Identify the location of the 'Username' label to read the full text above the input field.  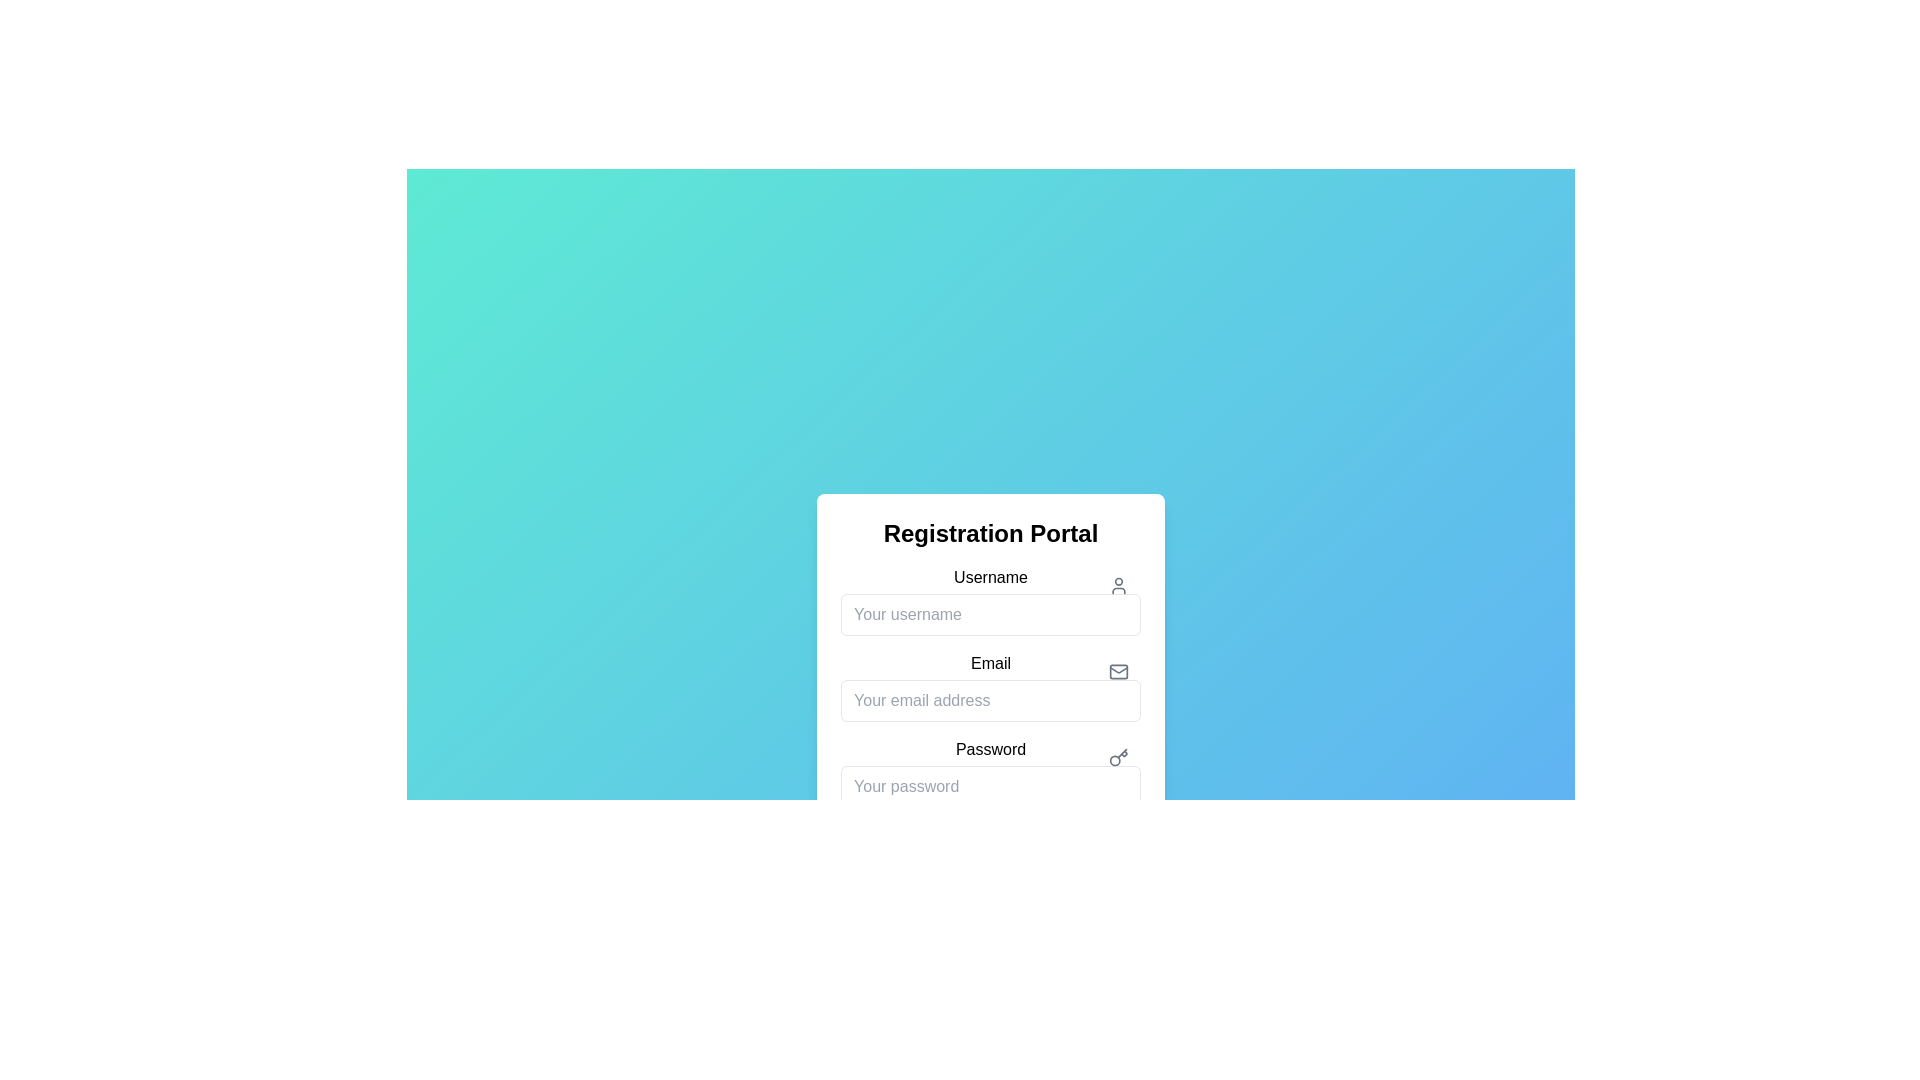
(990, 577).